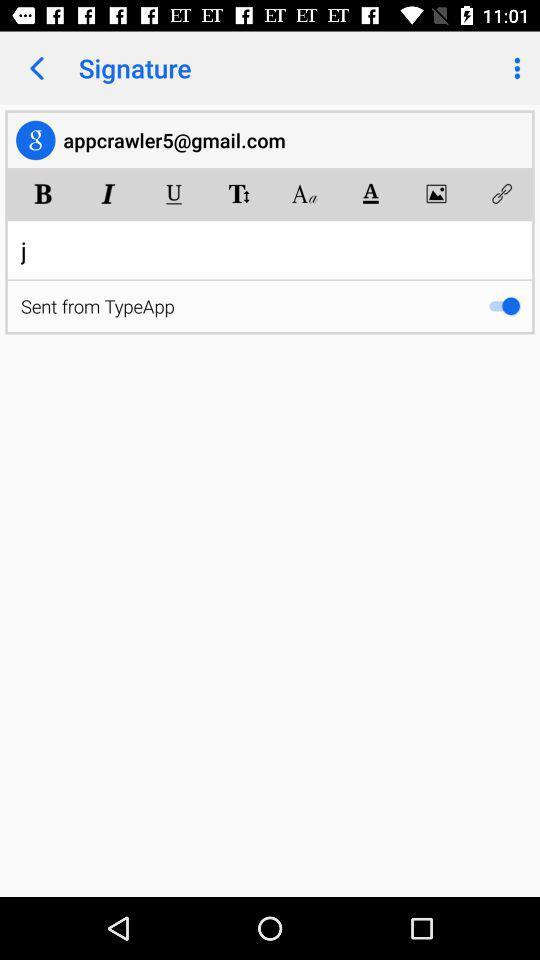  I want to click on icon above the j icon, so click(43, 193).